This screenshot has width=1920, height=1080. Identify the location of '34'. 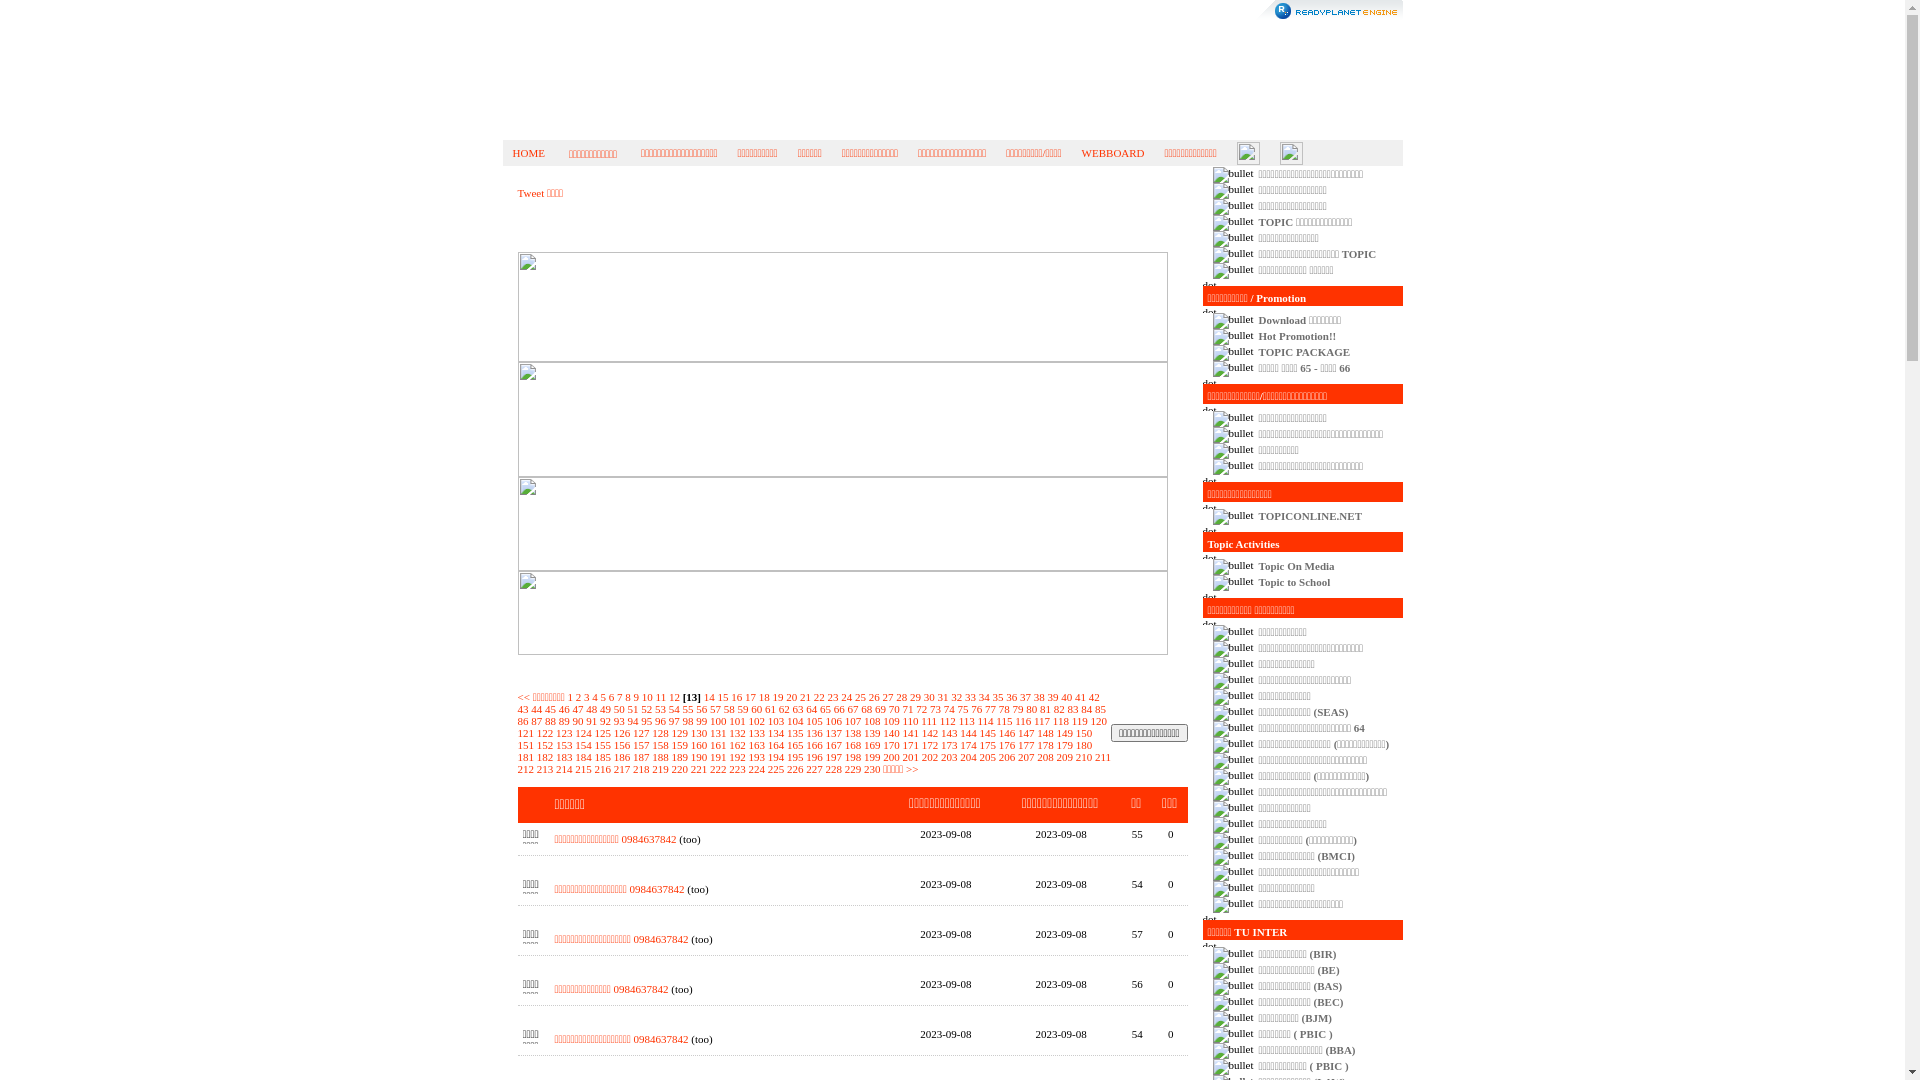
(984, 696).